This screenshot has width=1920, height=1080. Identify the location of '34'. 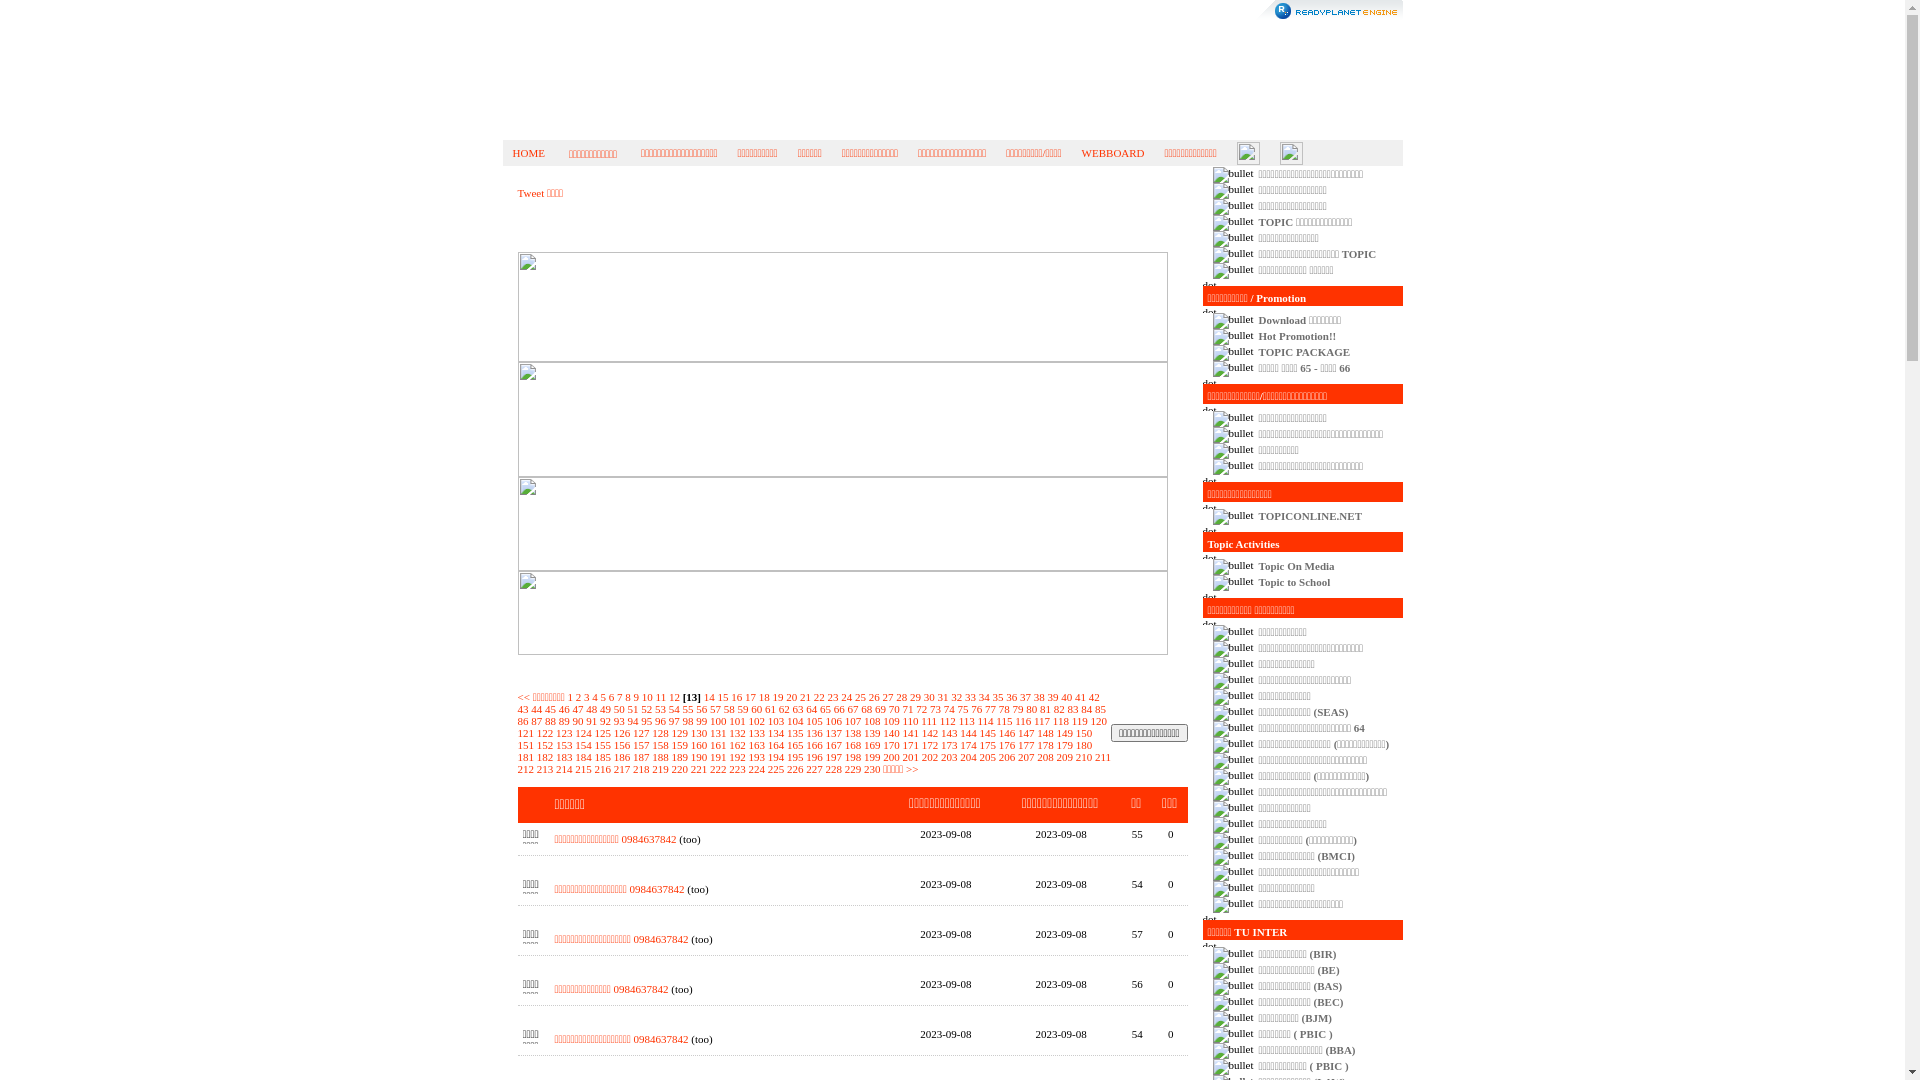
(984, 696).